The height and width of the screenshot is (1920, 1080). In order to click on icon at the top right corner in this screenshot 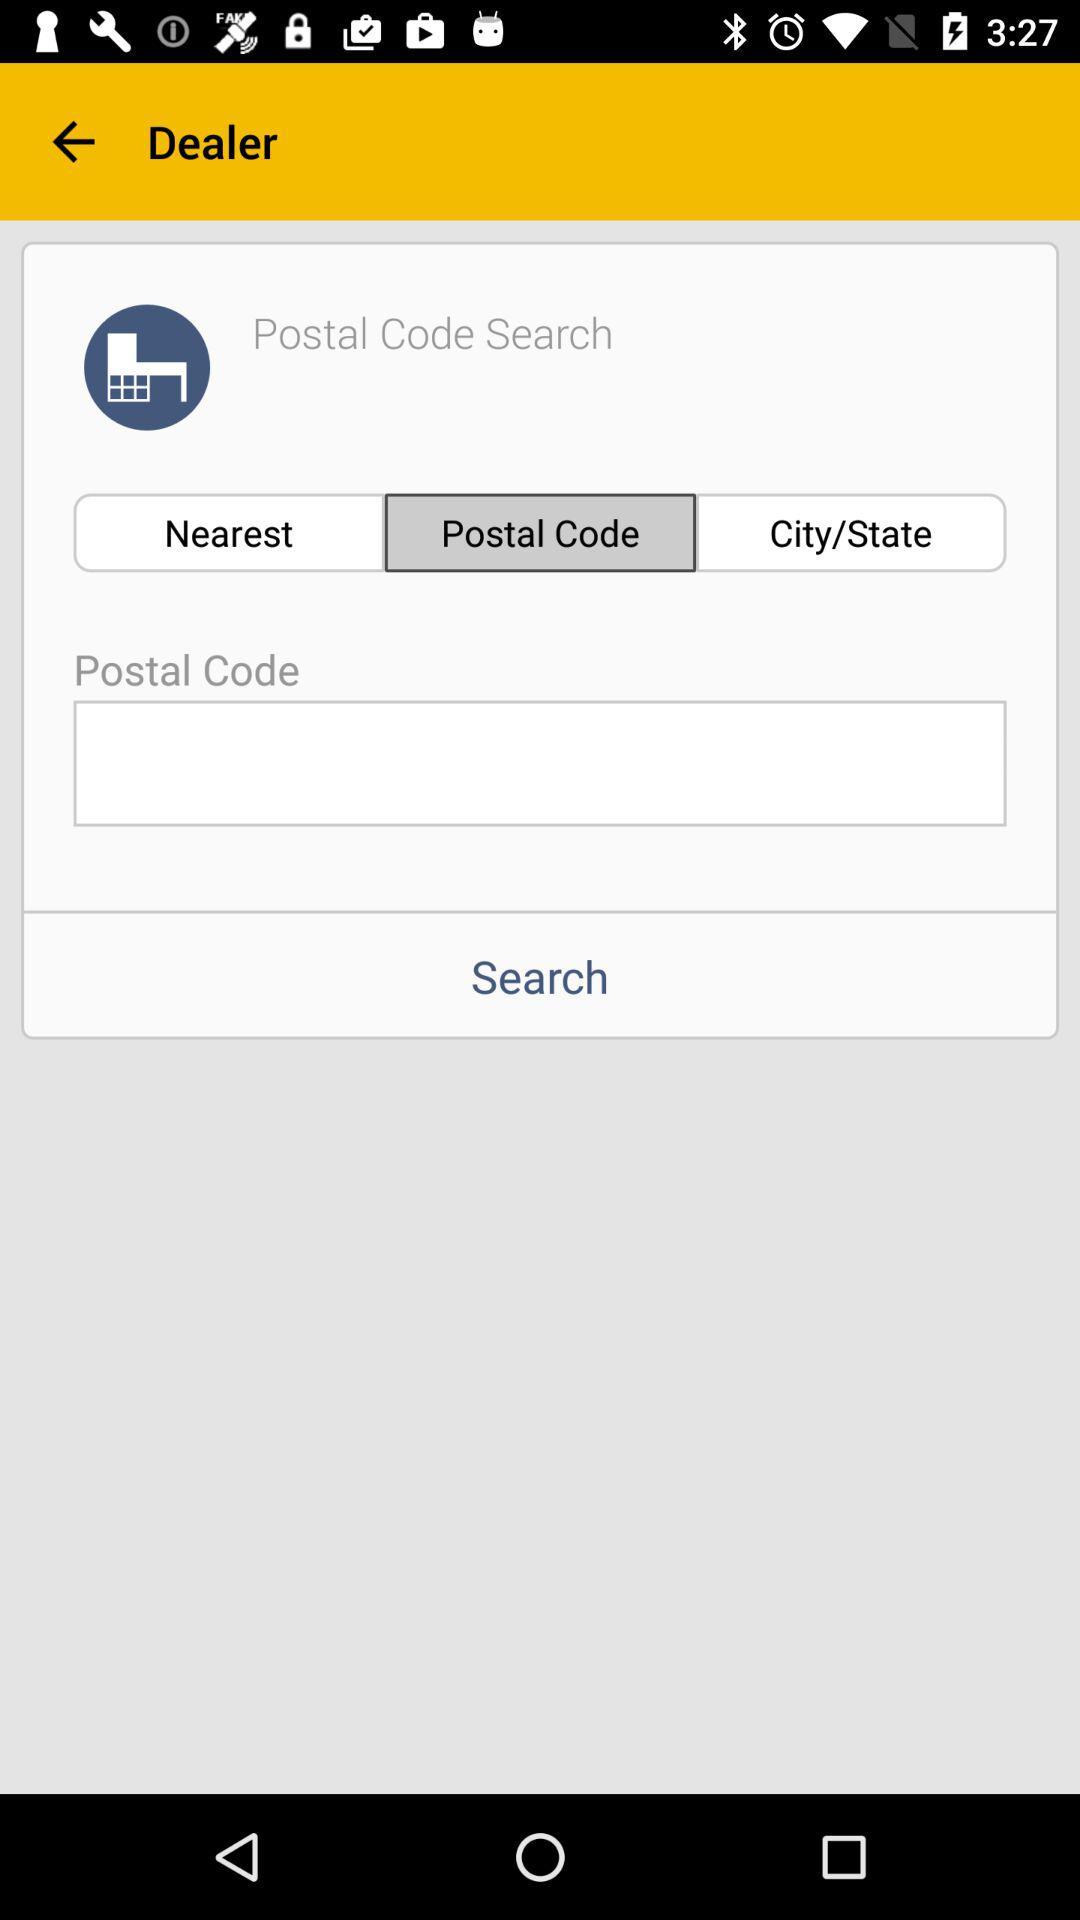, I will do `click(851, 532)`.